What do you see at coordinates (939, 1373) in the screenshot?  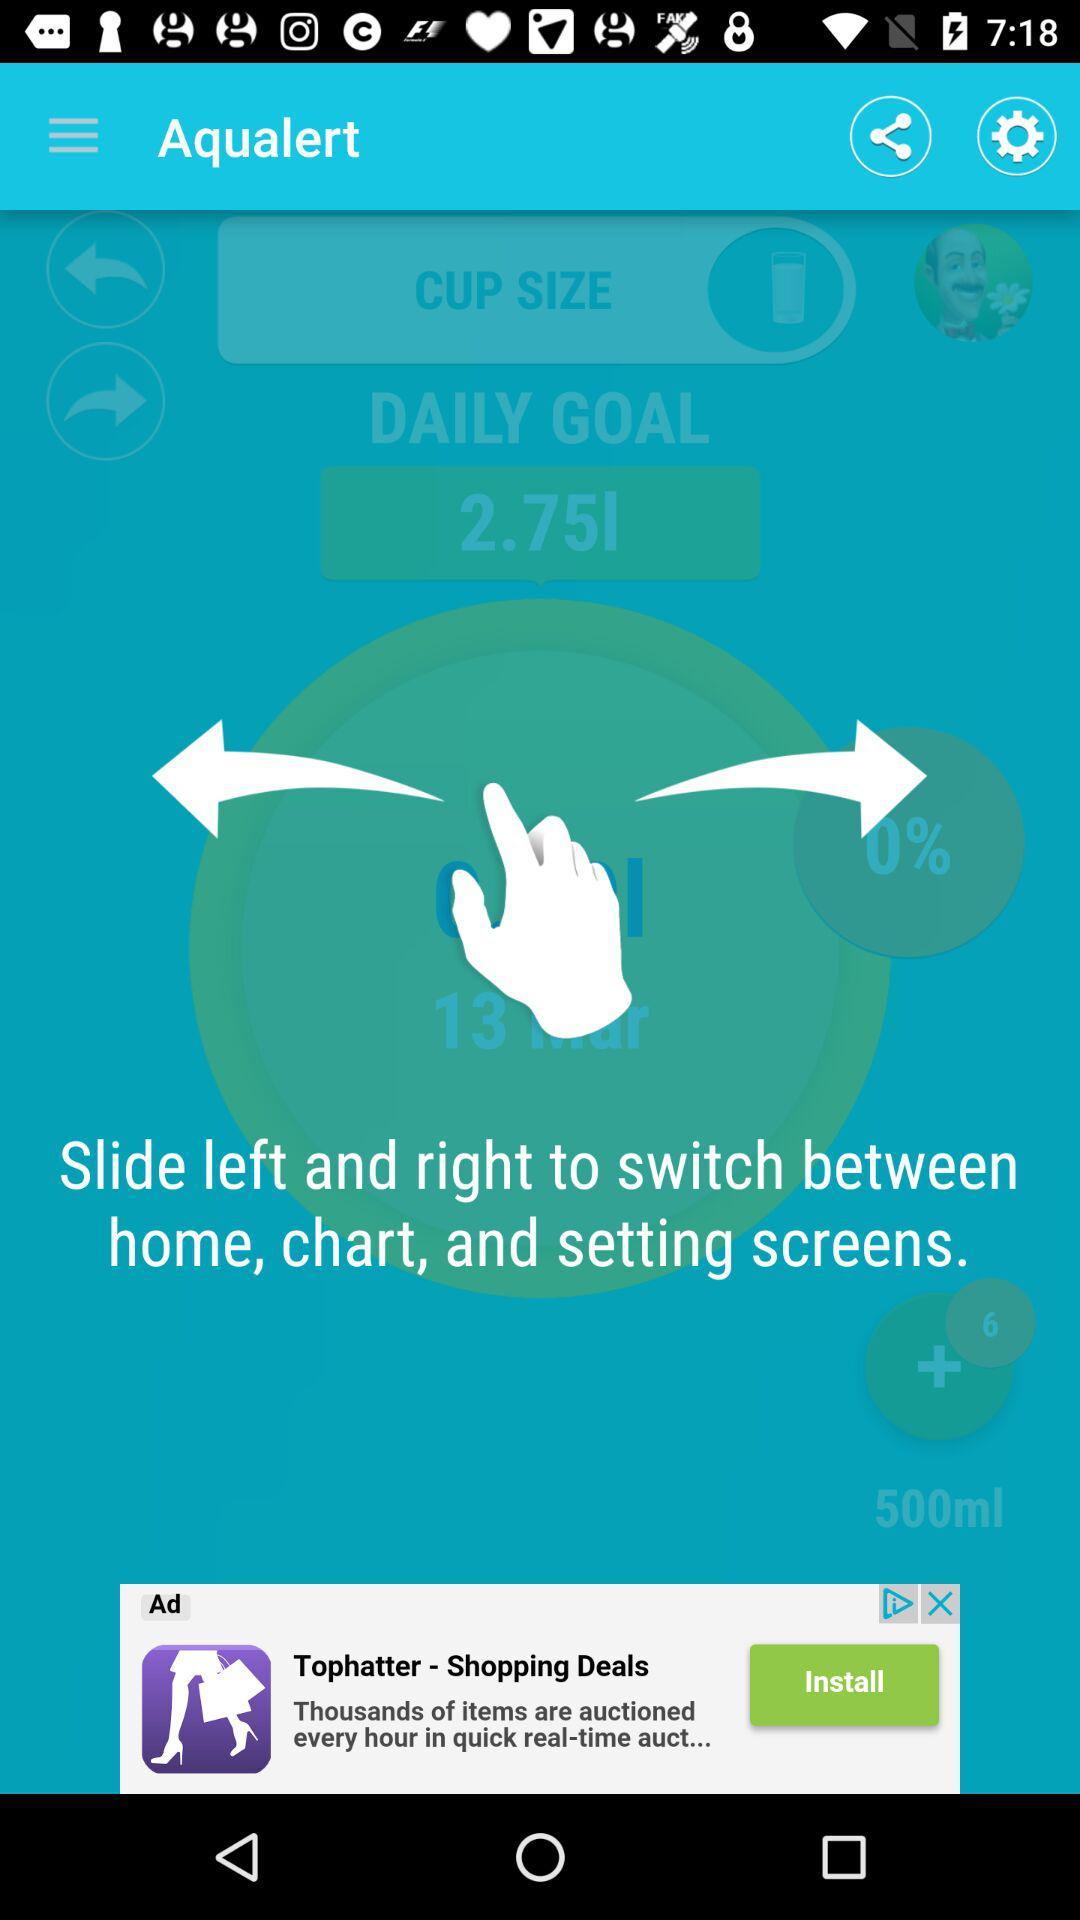 I see `the add icon` at bounding box center [939, 1373].